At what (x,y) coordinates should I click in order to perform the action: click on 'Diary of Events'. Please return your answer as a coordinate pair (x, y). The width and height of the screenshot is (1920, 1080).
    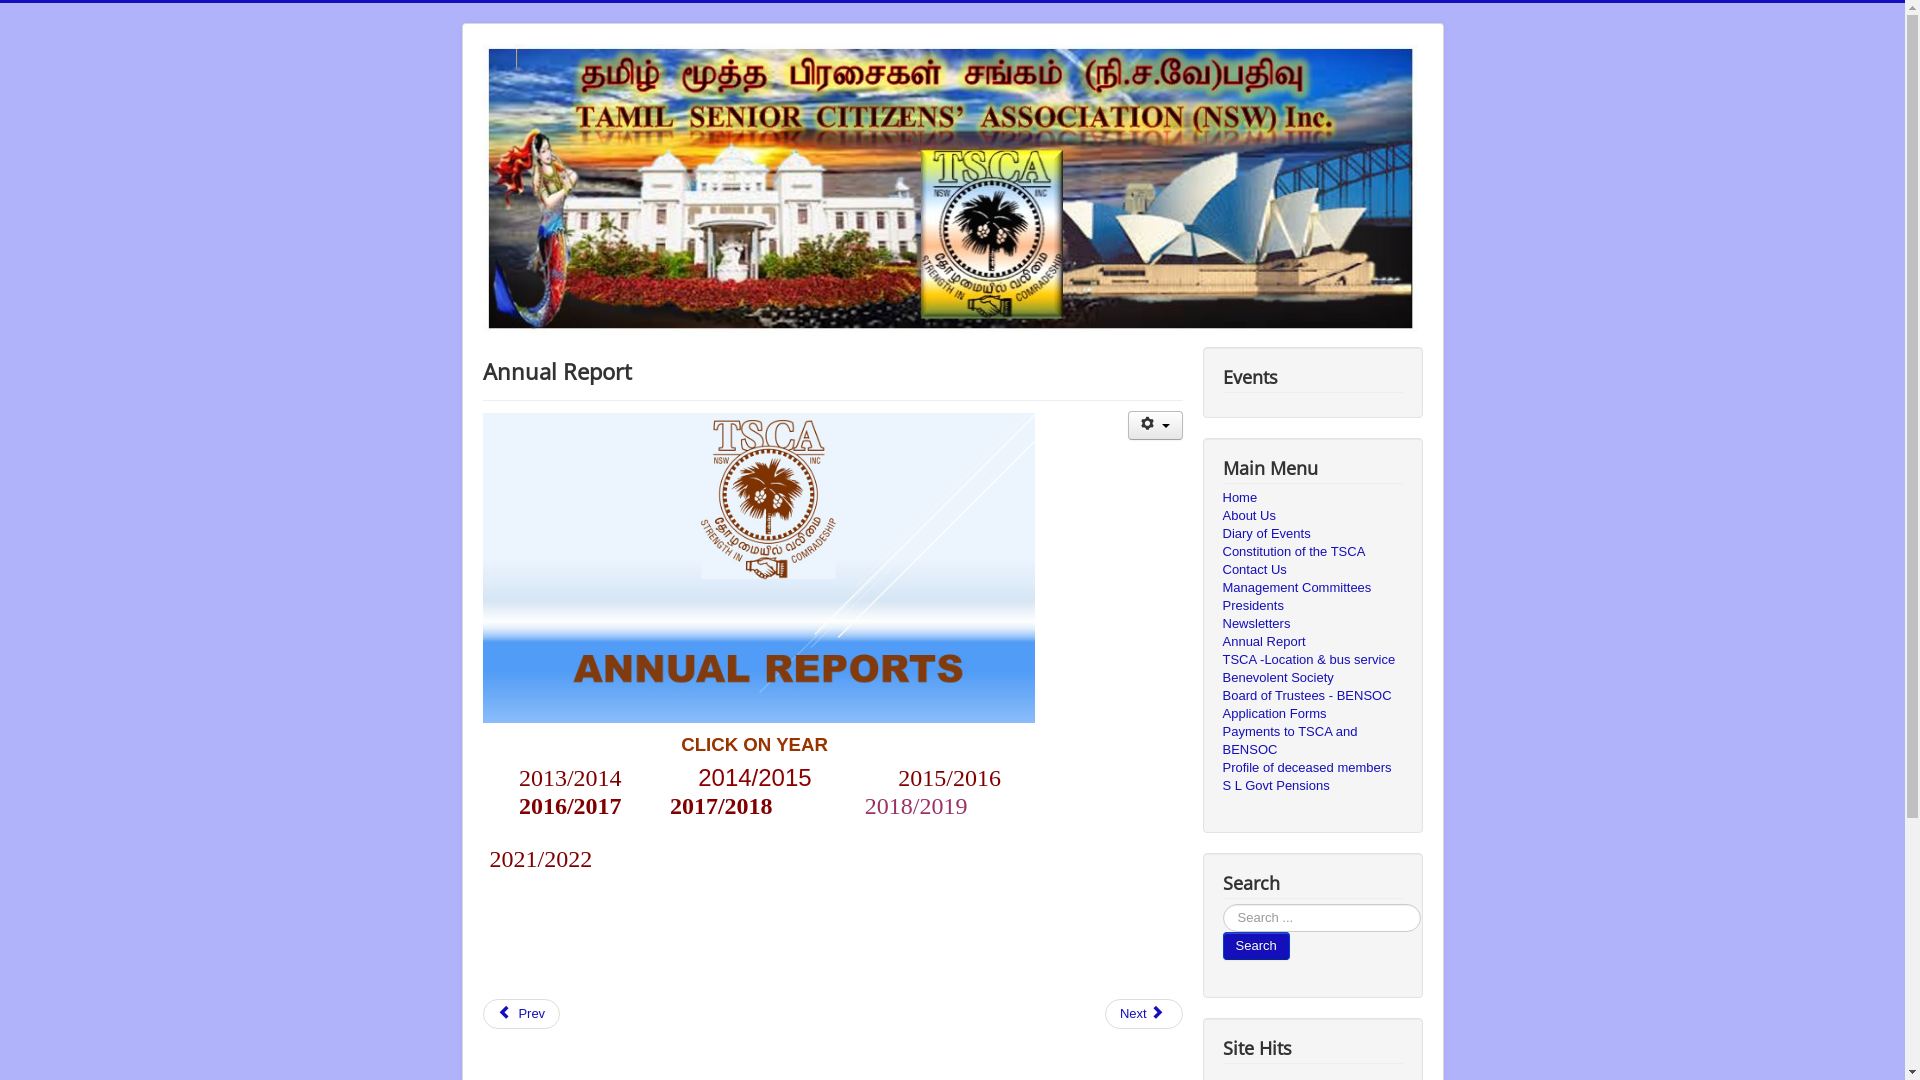
    Looking at the image, I should click on (1311, 532).